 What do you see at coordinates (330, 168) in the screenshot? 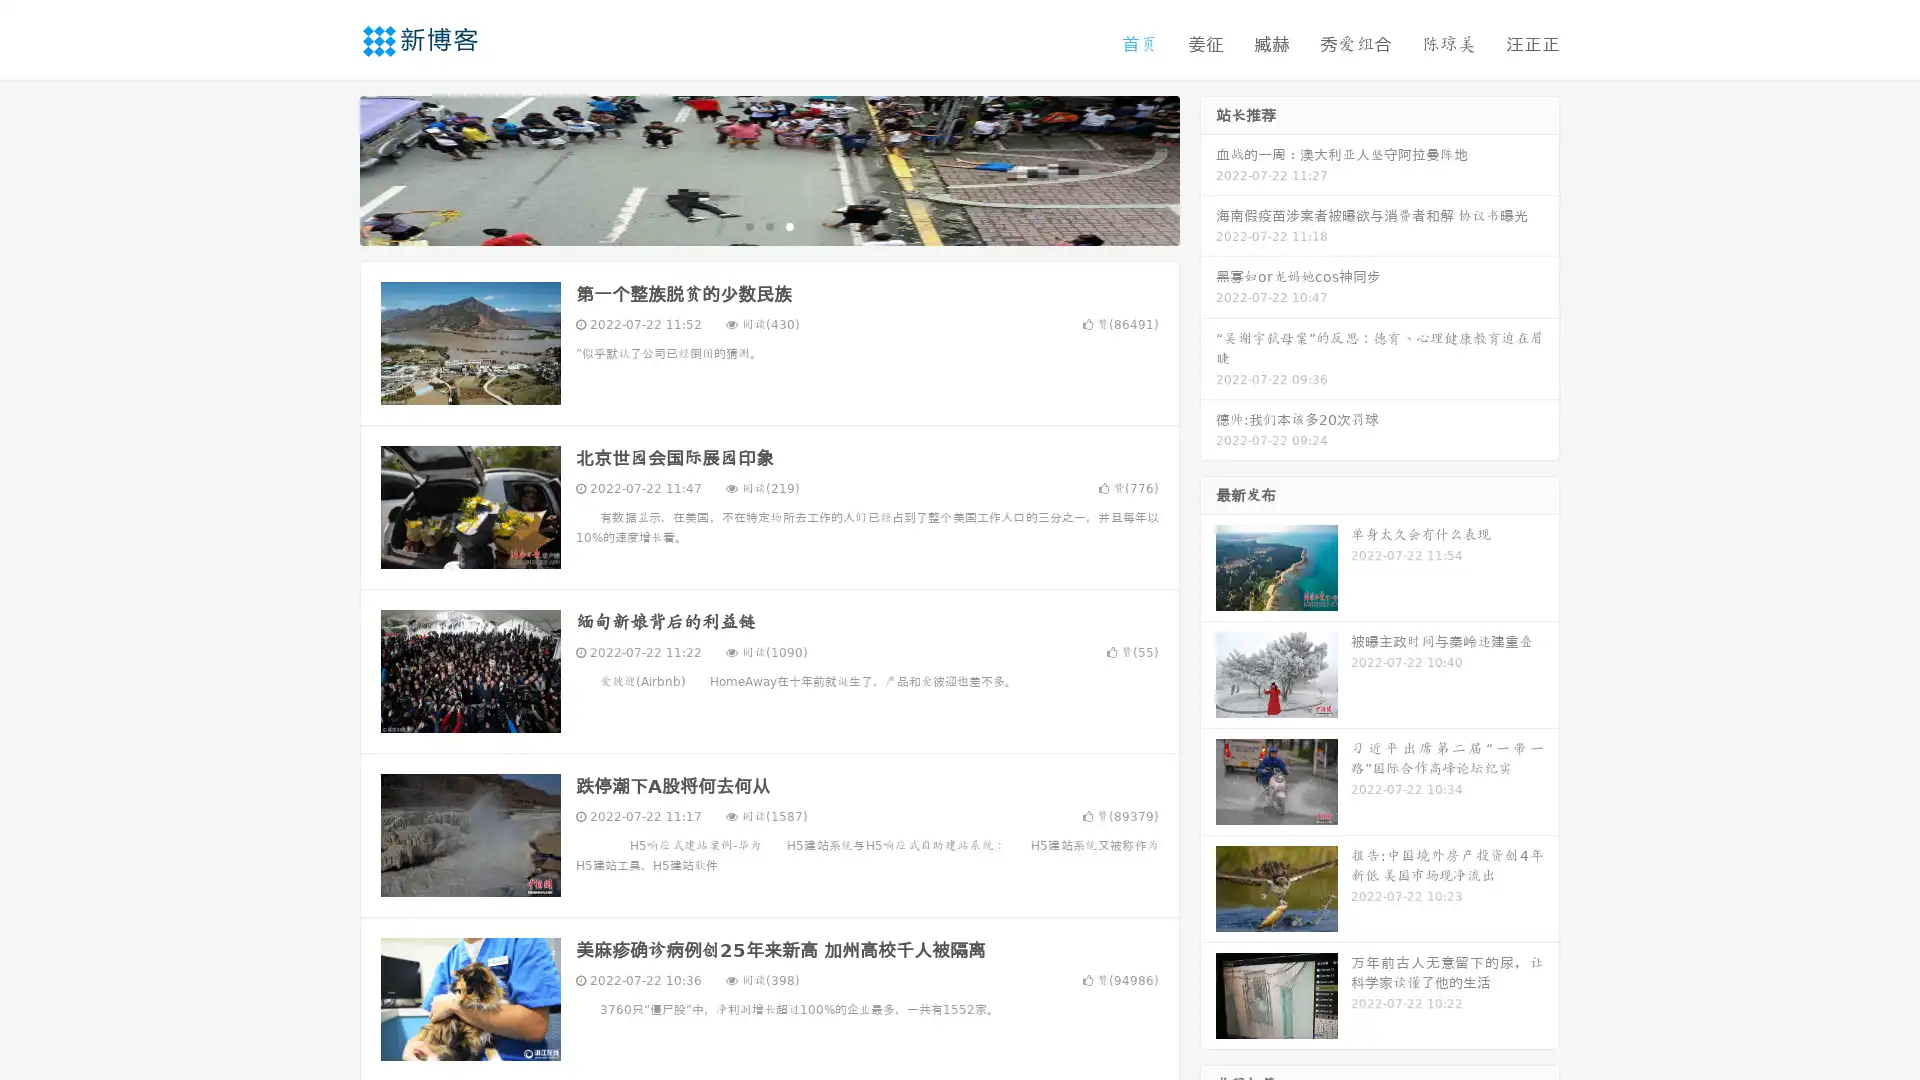
I see `Previous slide` at bounding box center [330, 168].